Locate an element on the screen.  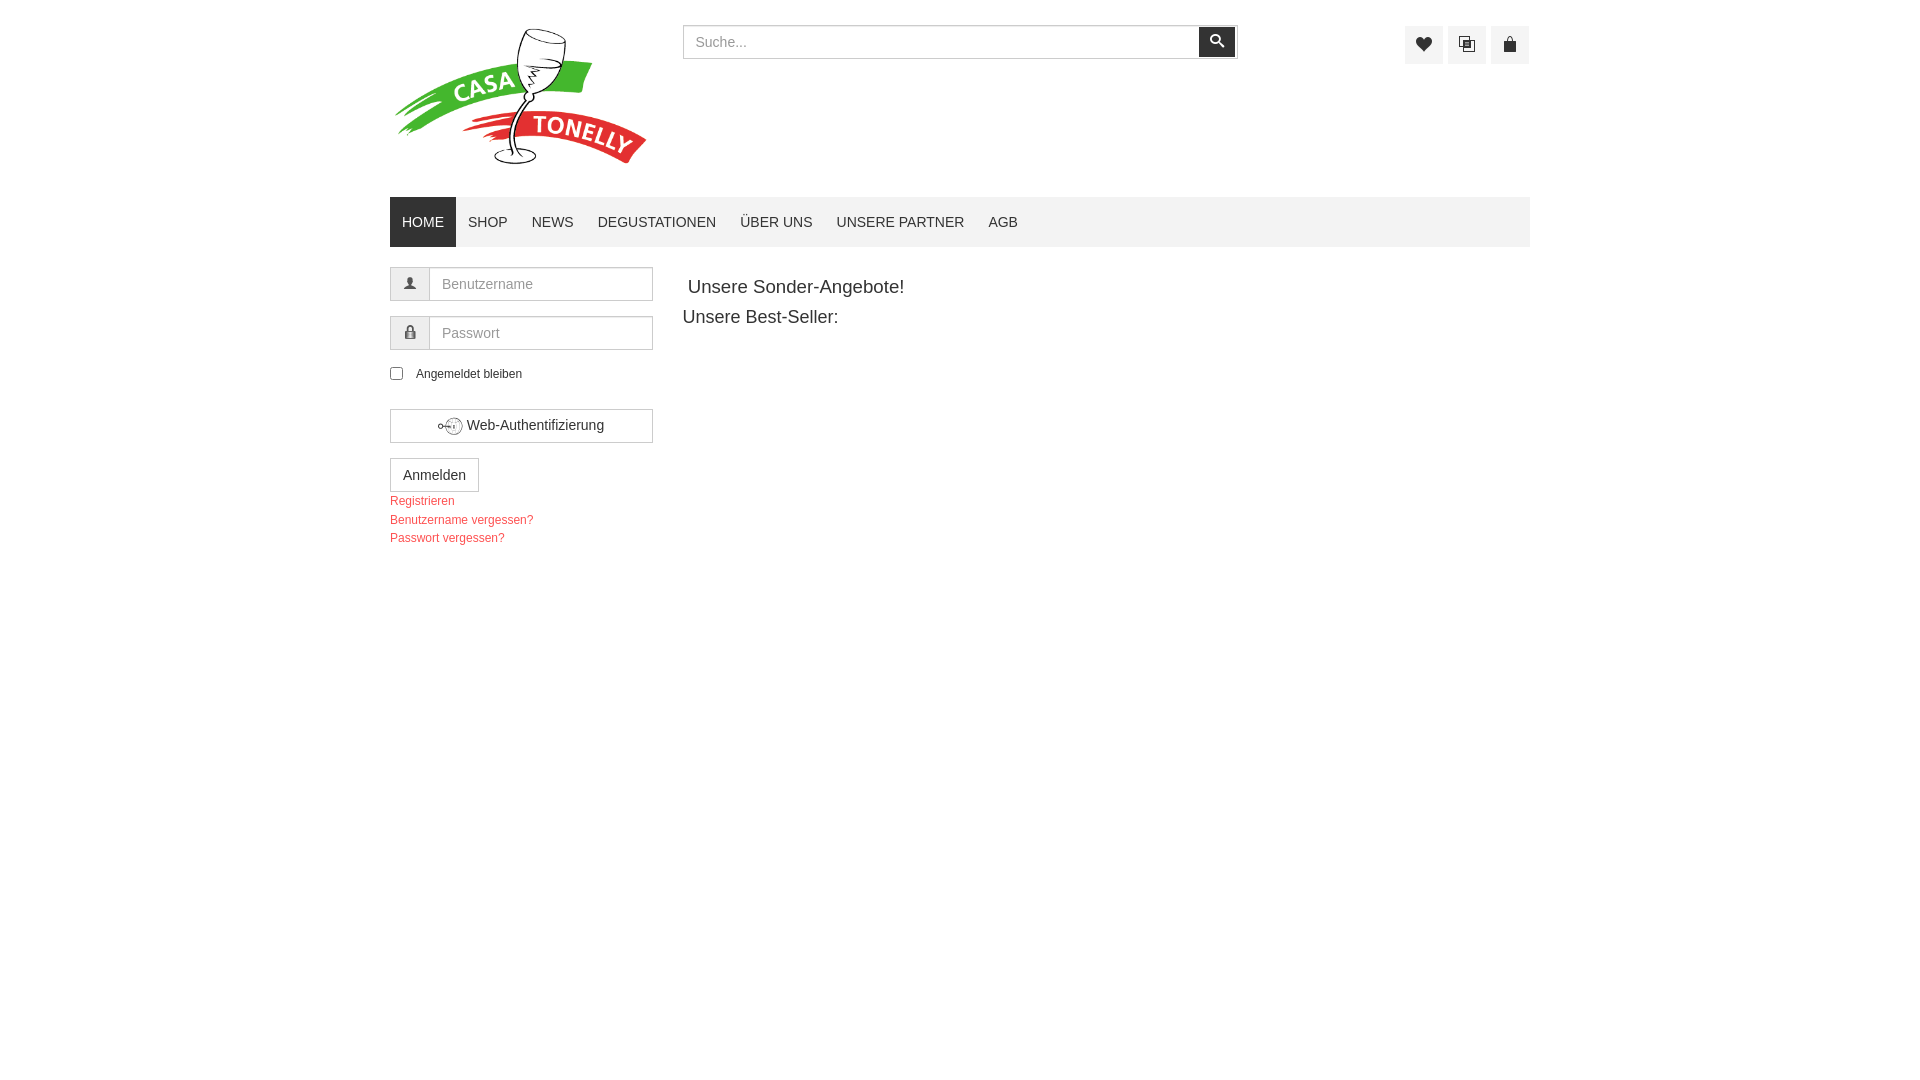
'AGB' is located at coordinates (975, 222).